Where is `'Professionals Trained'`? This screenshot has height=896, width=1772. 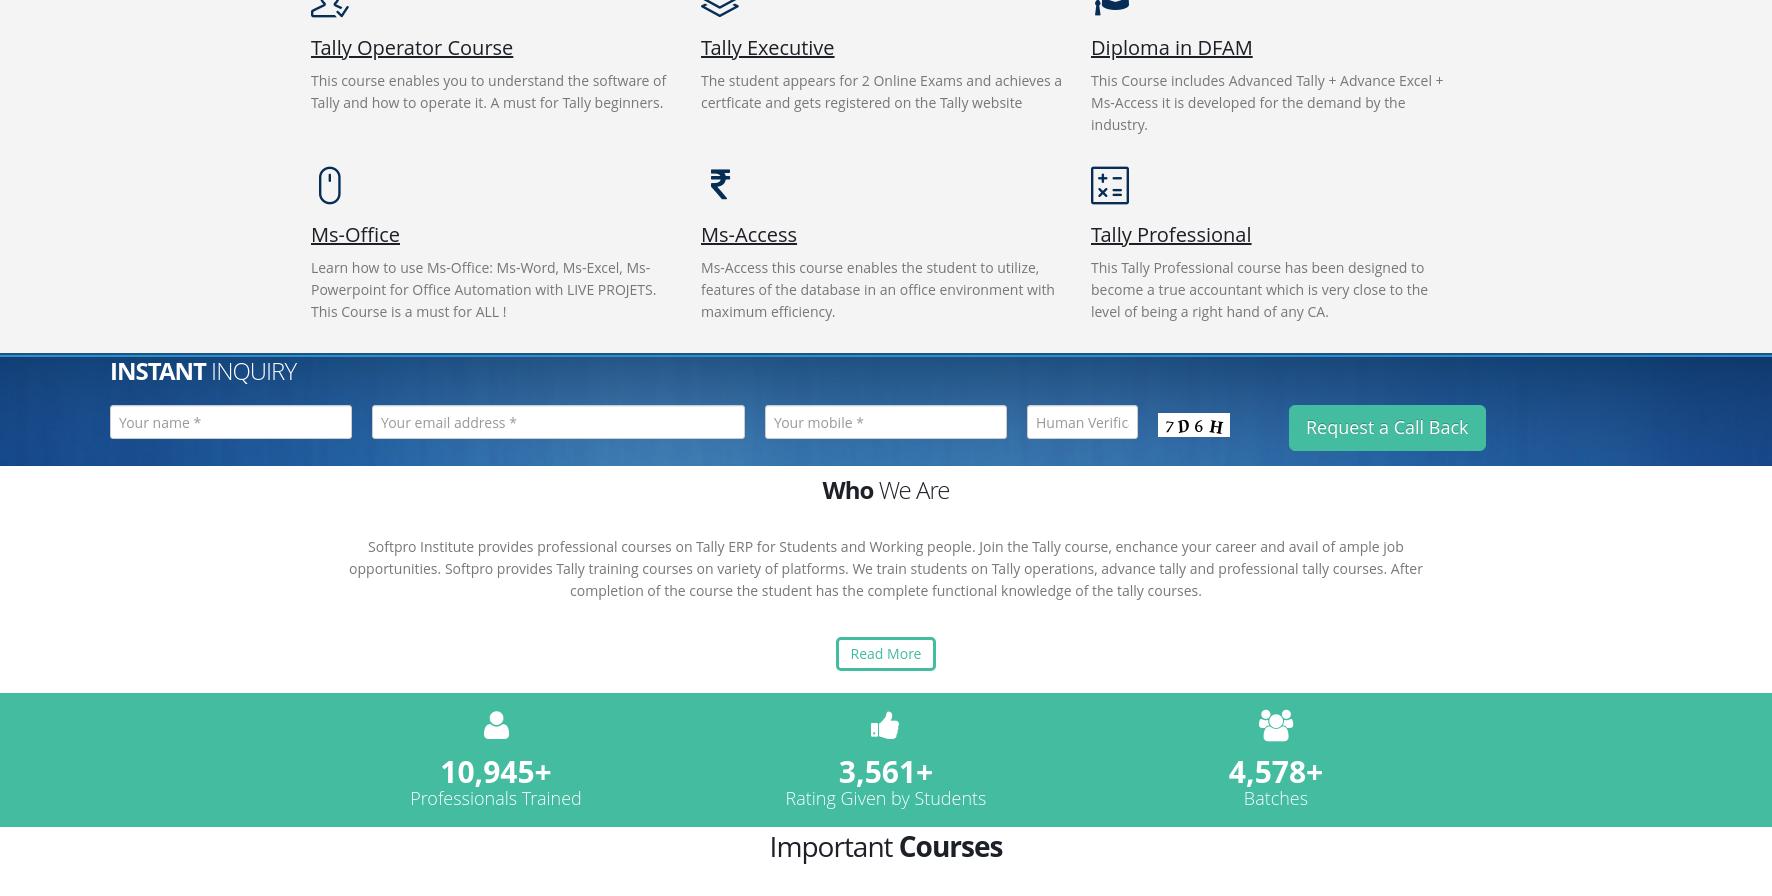 'Professionals Trained' is located at coordinates (494, 796).